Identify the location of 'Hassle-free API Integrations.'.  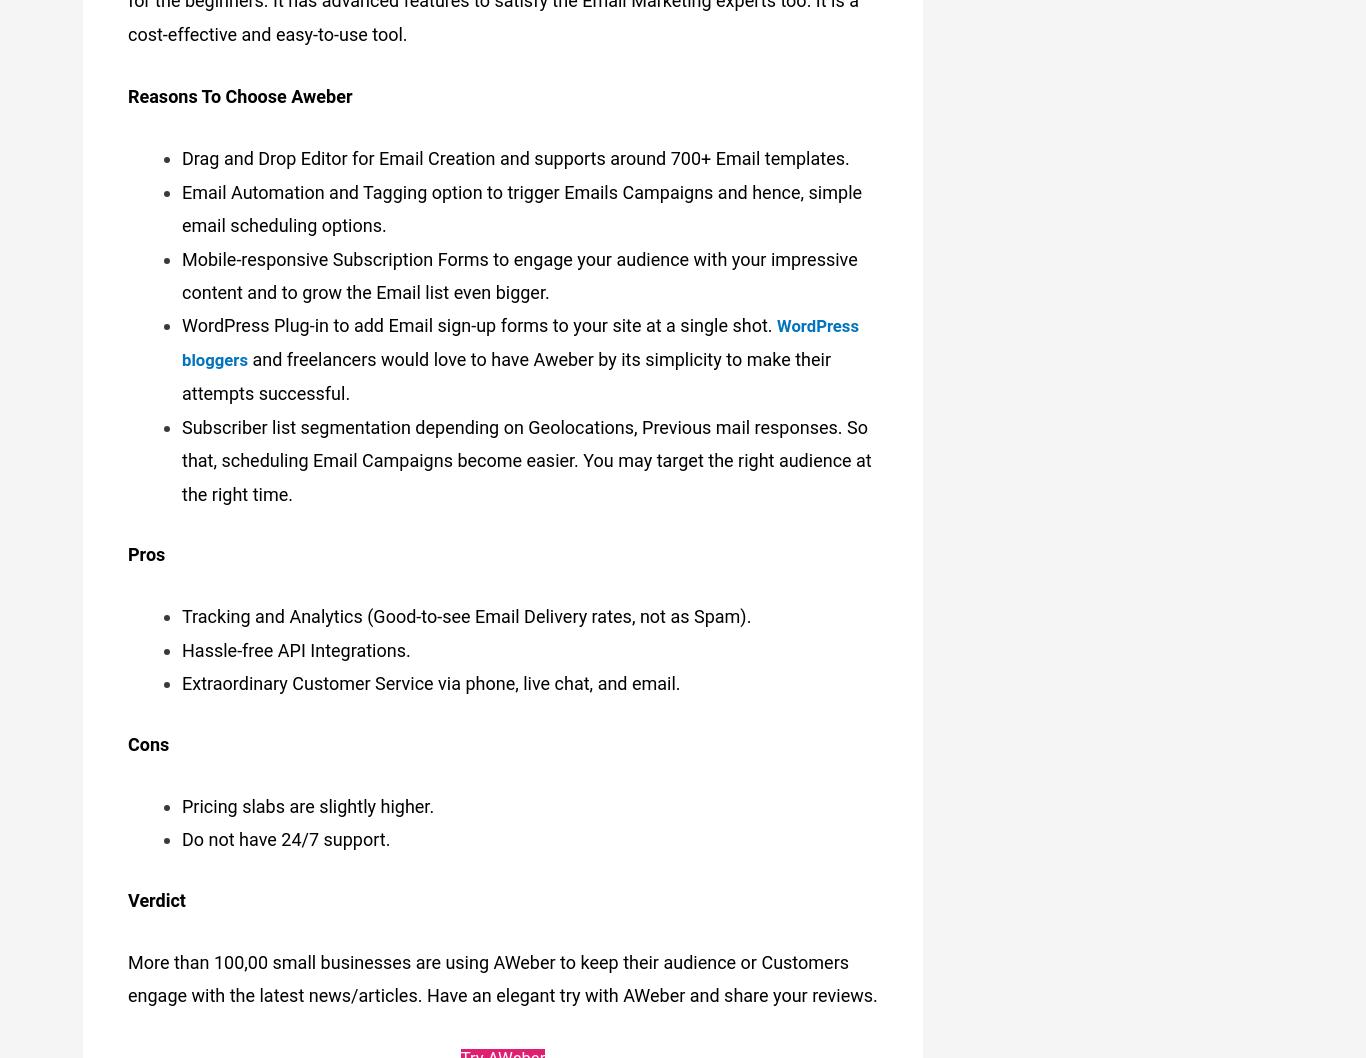
(296, 640).